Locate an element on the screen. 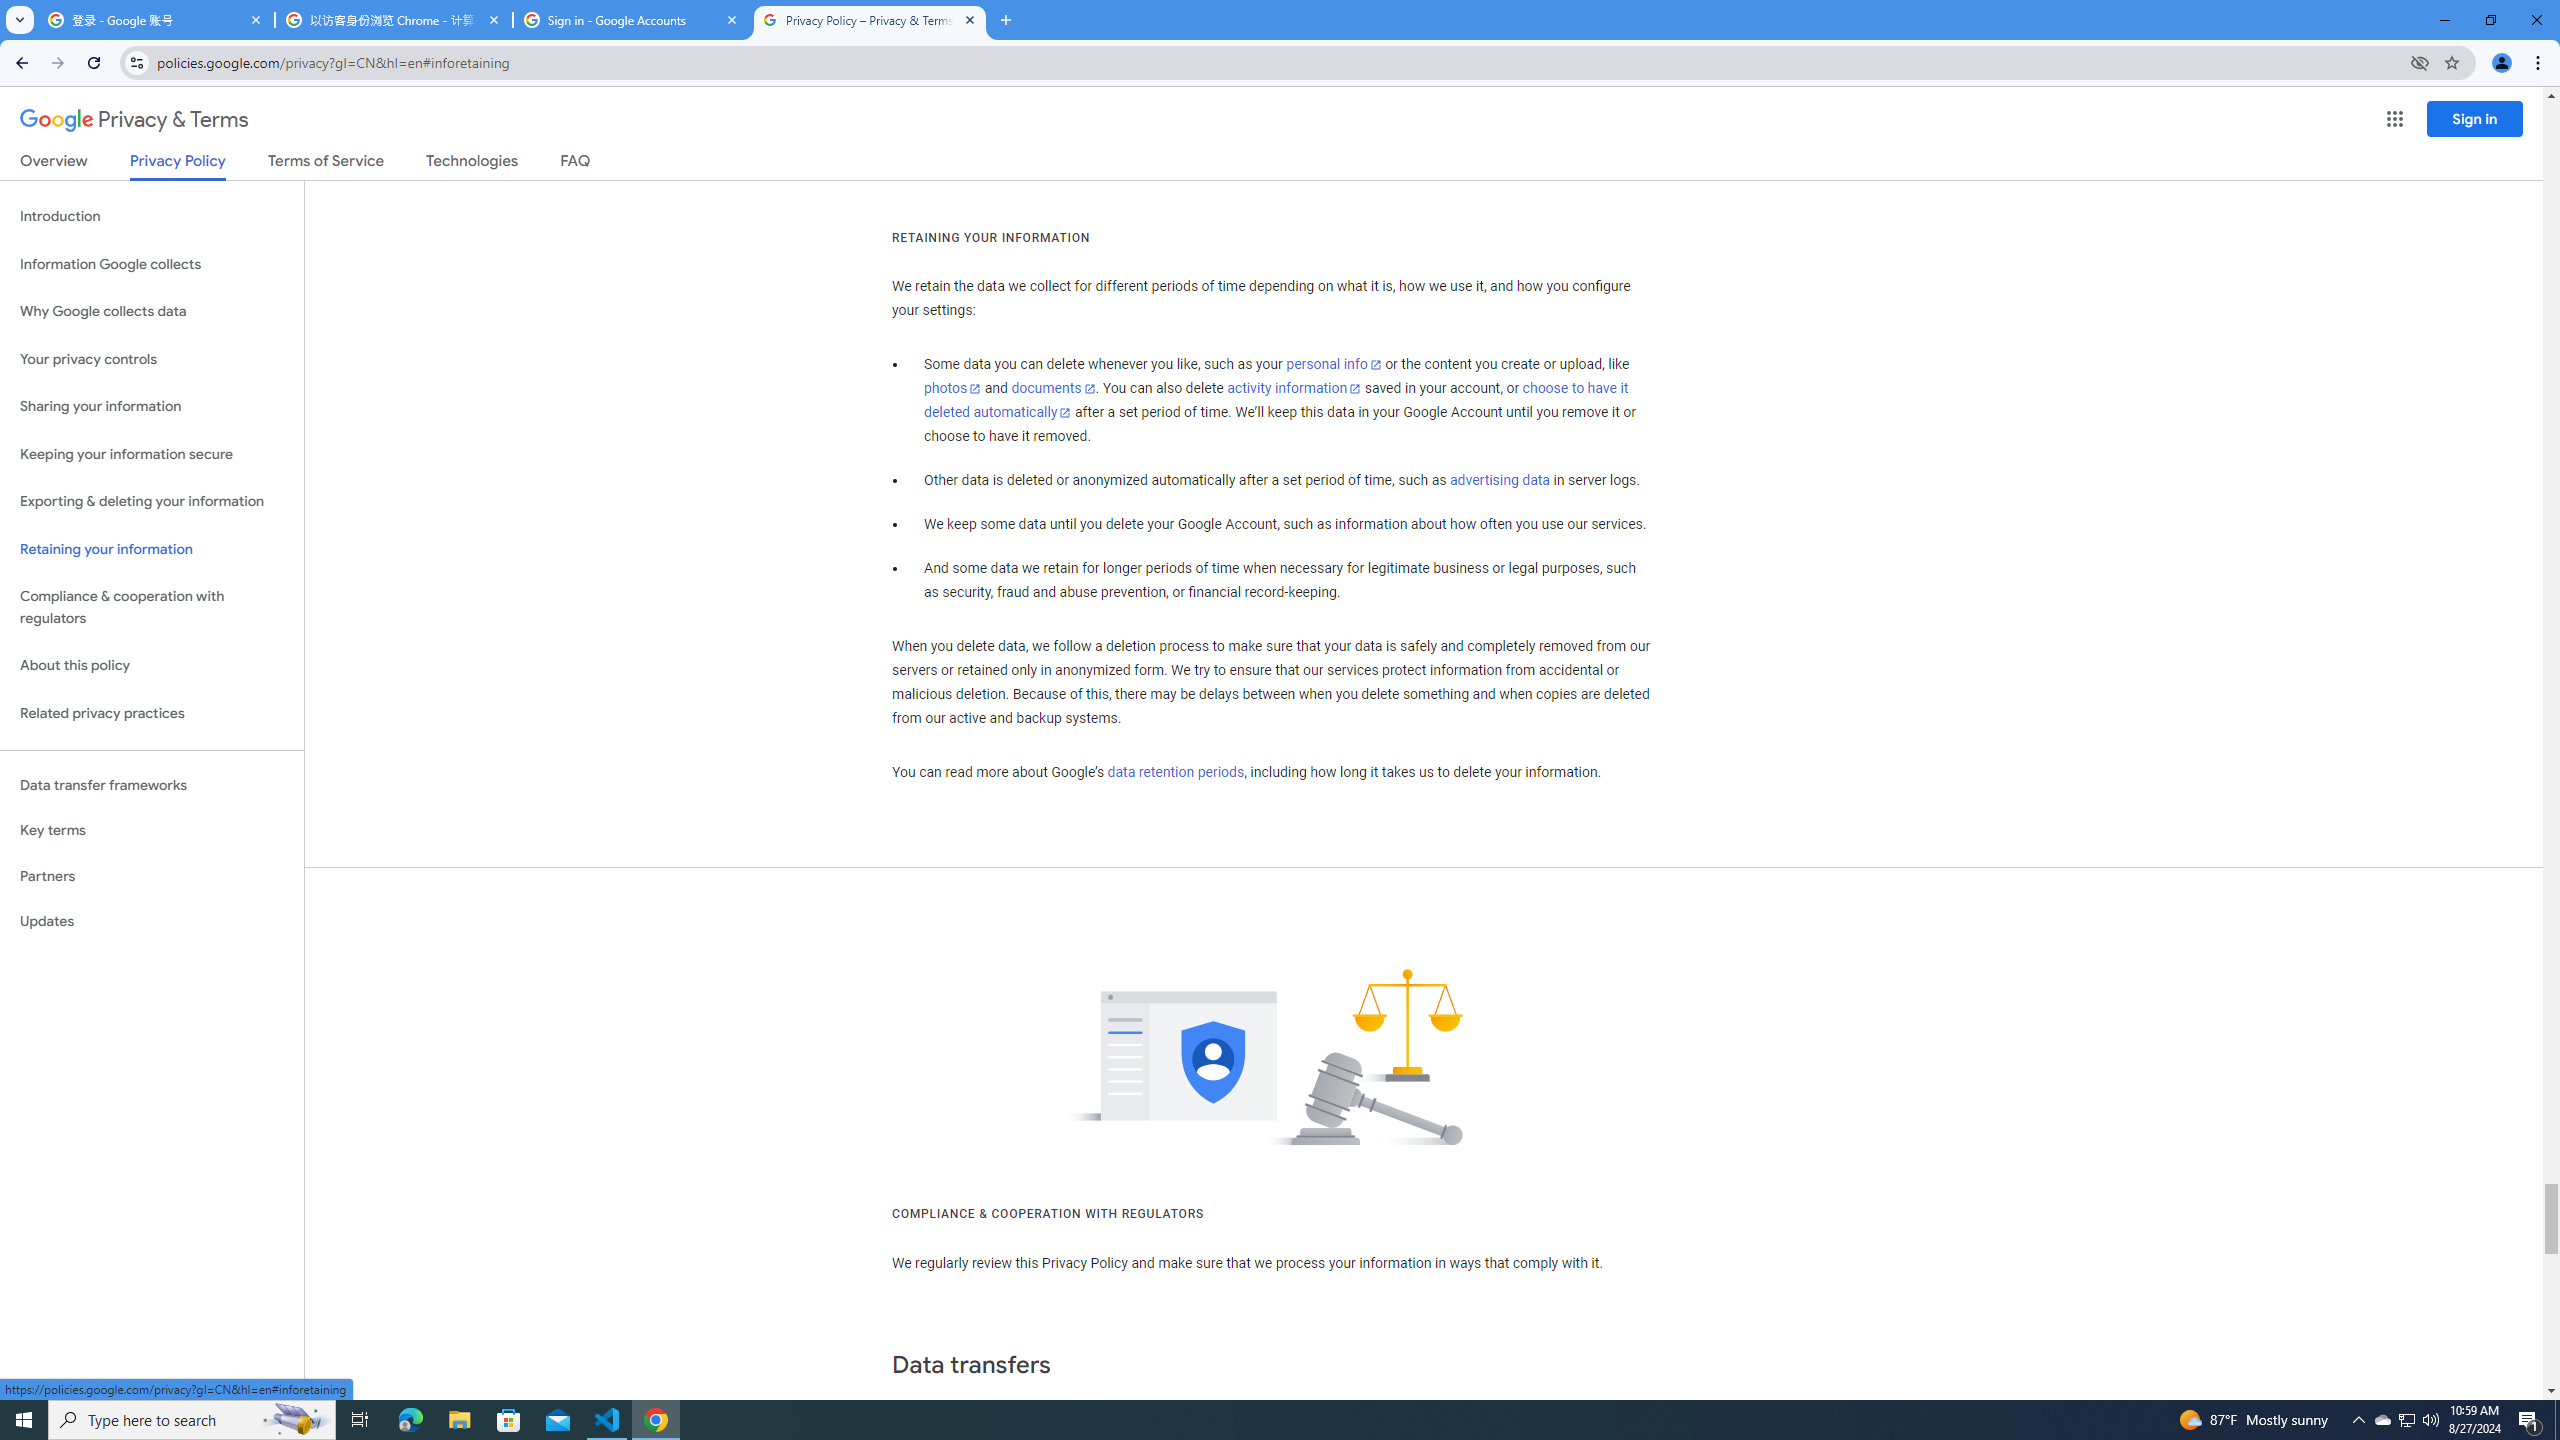  'Overview' is located at coordinates (52, 164).